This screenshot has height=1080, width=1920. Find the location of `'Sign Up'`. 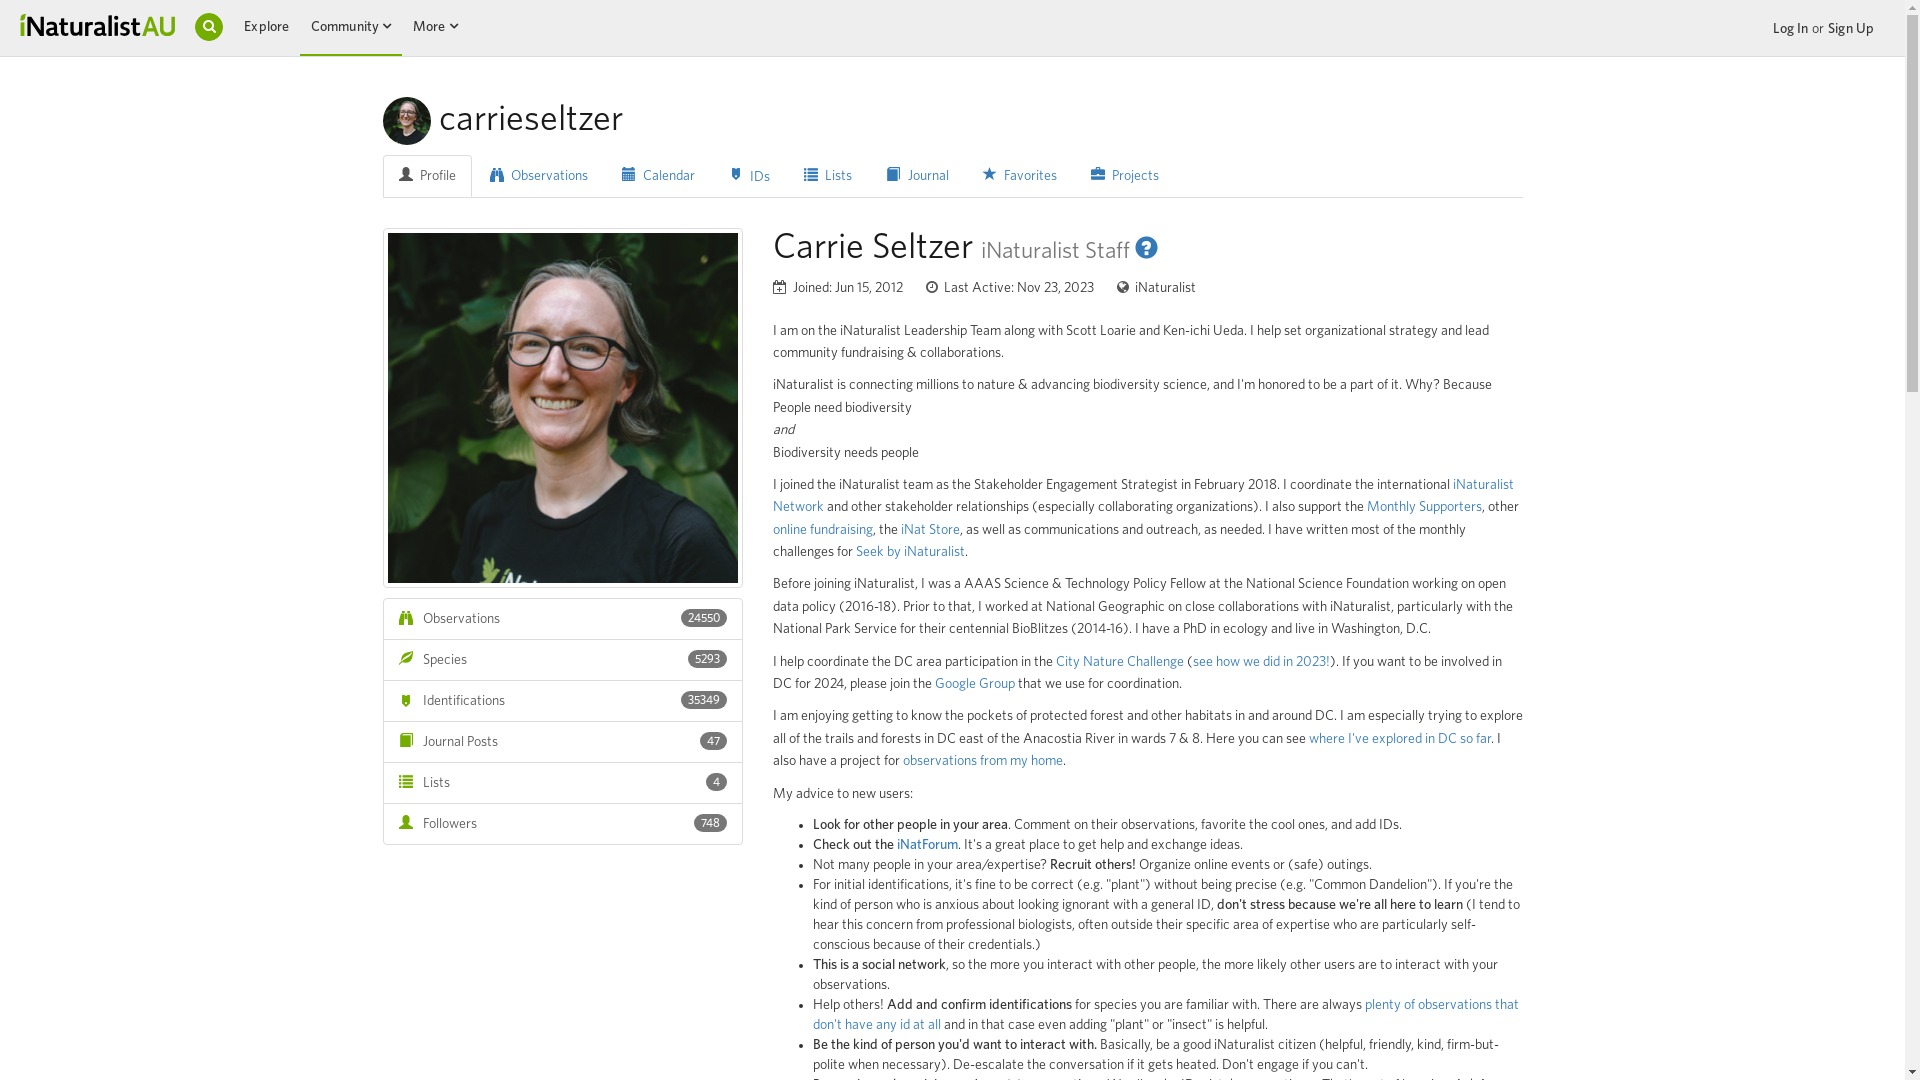

'Sign Up' is located at coordinates (1850, 29).